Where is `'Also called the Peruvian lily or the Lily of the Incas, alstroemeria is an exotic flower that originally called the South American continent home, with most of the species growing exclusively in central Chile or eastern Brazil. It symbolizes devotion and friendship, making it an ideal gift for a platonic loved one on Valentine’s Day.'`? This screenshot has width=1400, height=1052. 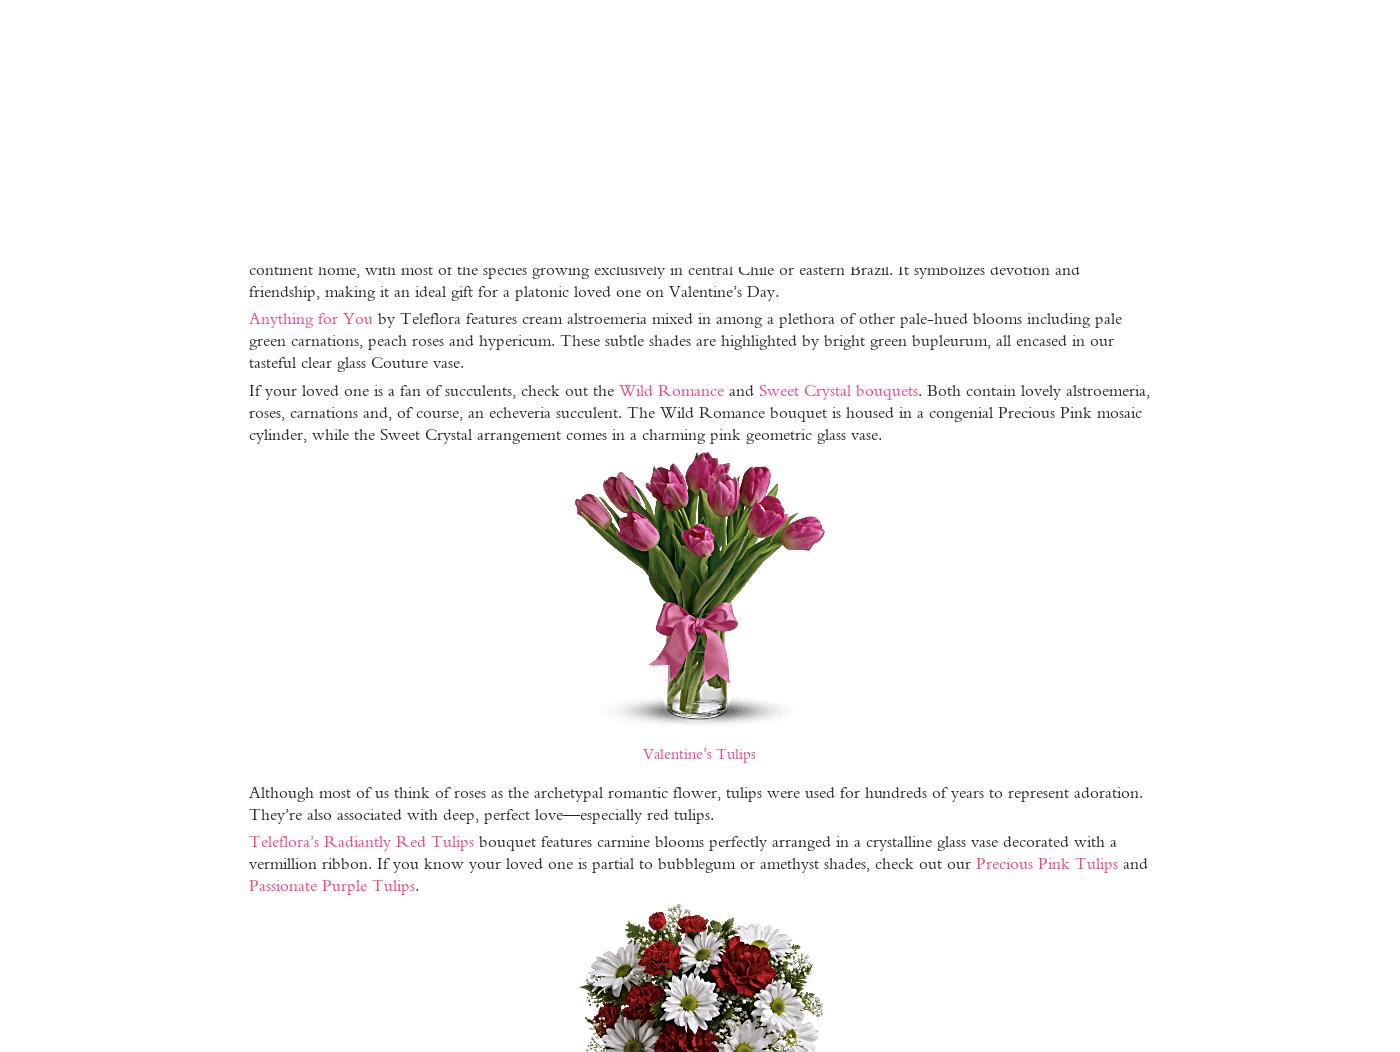
'Also called the Peruvian lily or the Lily of the Incas, alstroemeria is an exotic flower that originally called the South American continent home, with most of the species growing exclusively in central Chile or eastern Brazil. It symbolizes devotion and friendship, making it an ideal gift for a platonic loved one on Valentine’s Day.' is located at coordinates (672, 268).